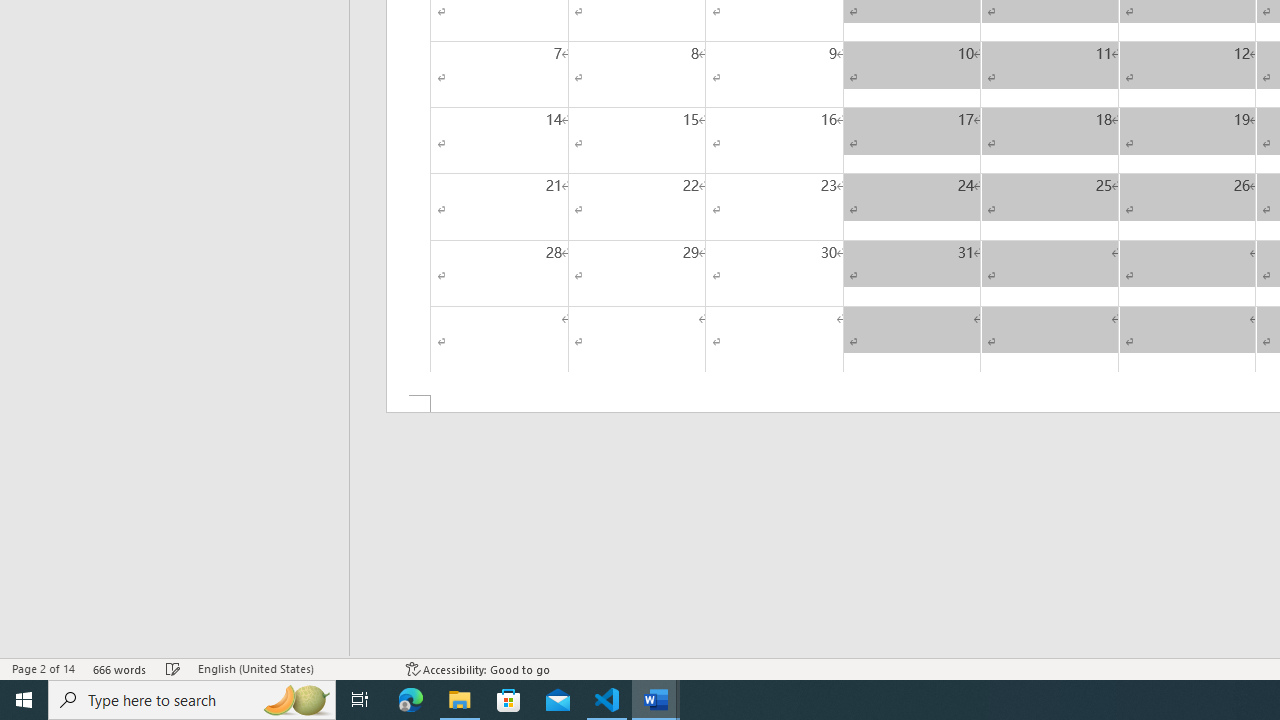 The height and width of the screenshot is (720, 1280). I want to click on 'Type here to search', so click(192, 698).